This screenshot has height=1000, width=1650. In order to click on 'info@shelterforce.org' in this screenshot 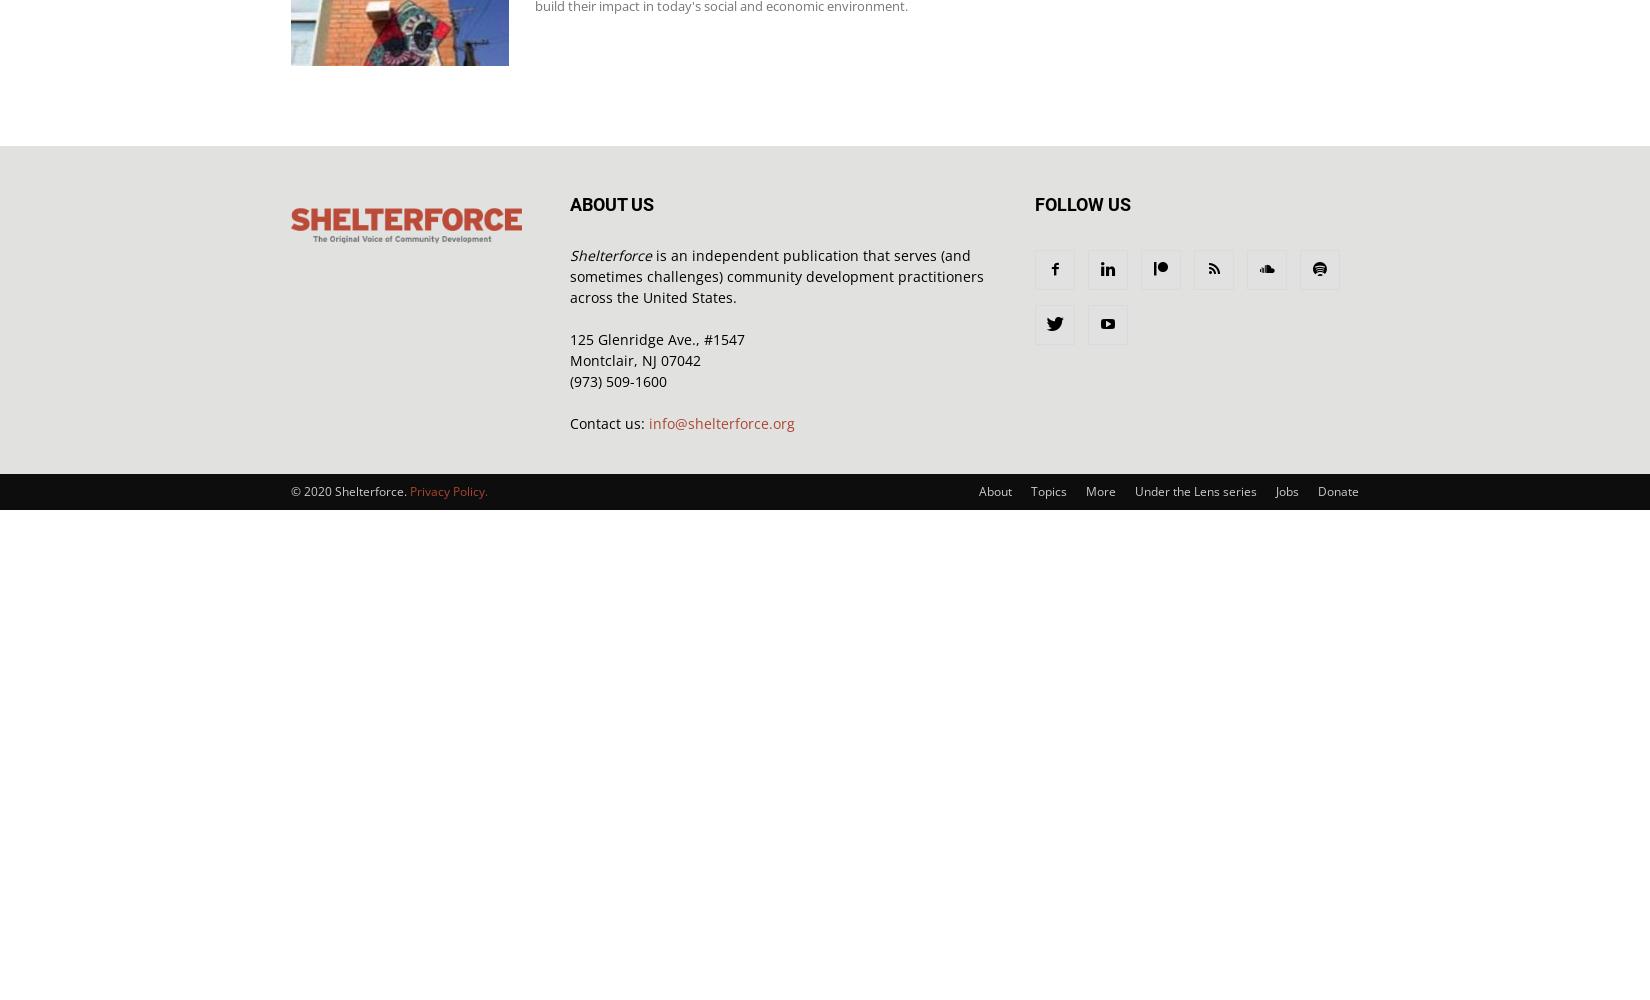, I will do `click(721, 423)`.